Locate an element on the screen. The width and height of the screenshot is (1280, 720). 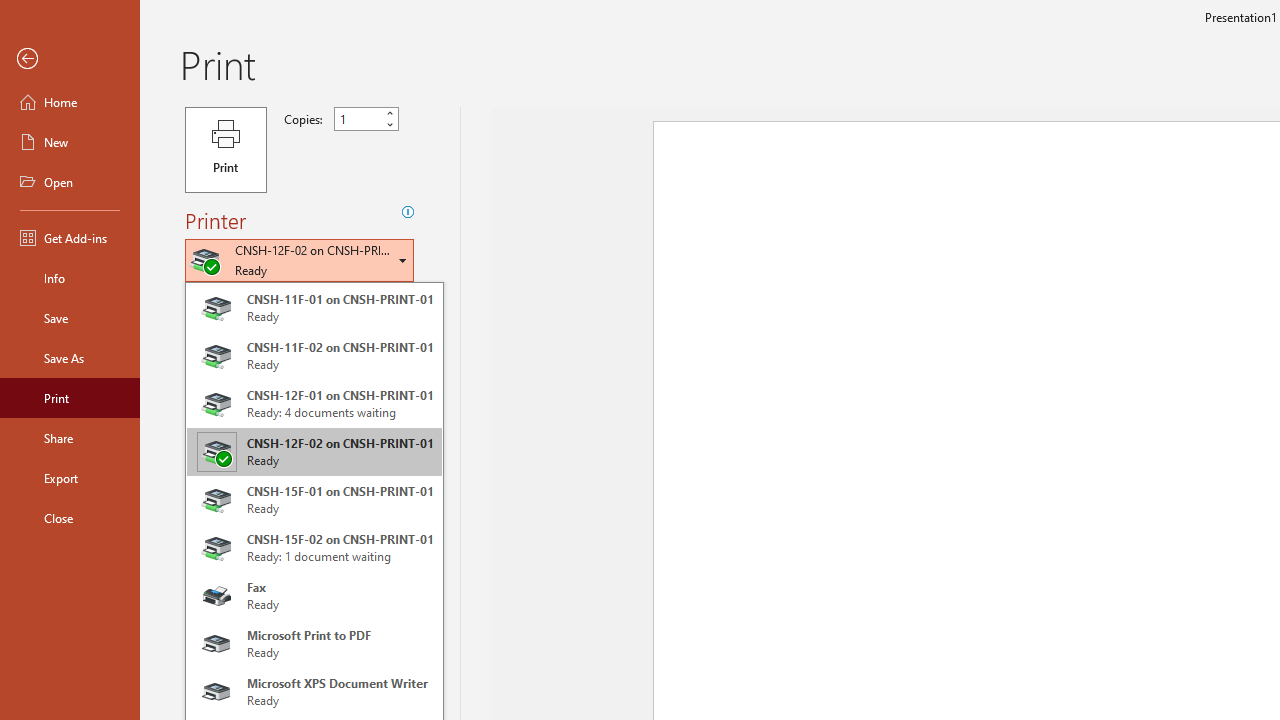
'Which Printer' is located at coordinates (298, 259).